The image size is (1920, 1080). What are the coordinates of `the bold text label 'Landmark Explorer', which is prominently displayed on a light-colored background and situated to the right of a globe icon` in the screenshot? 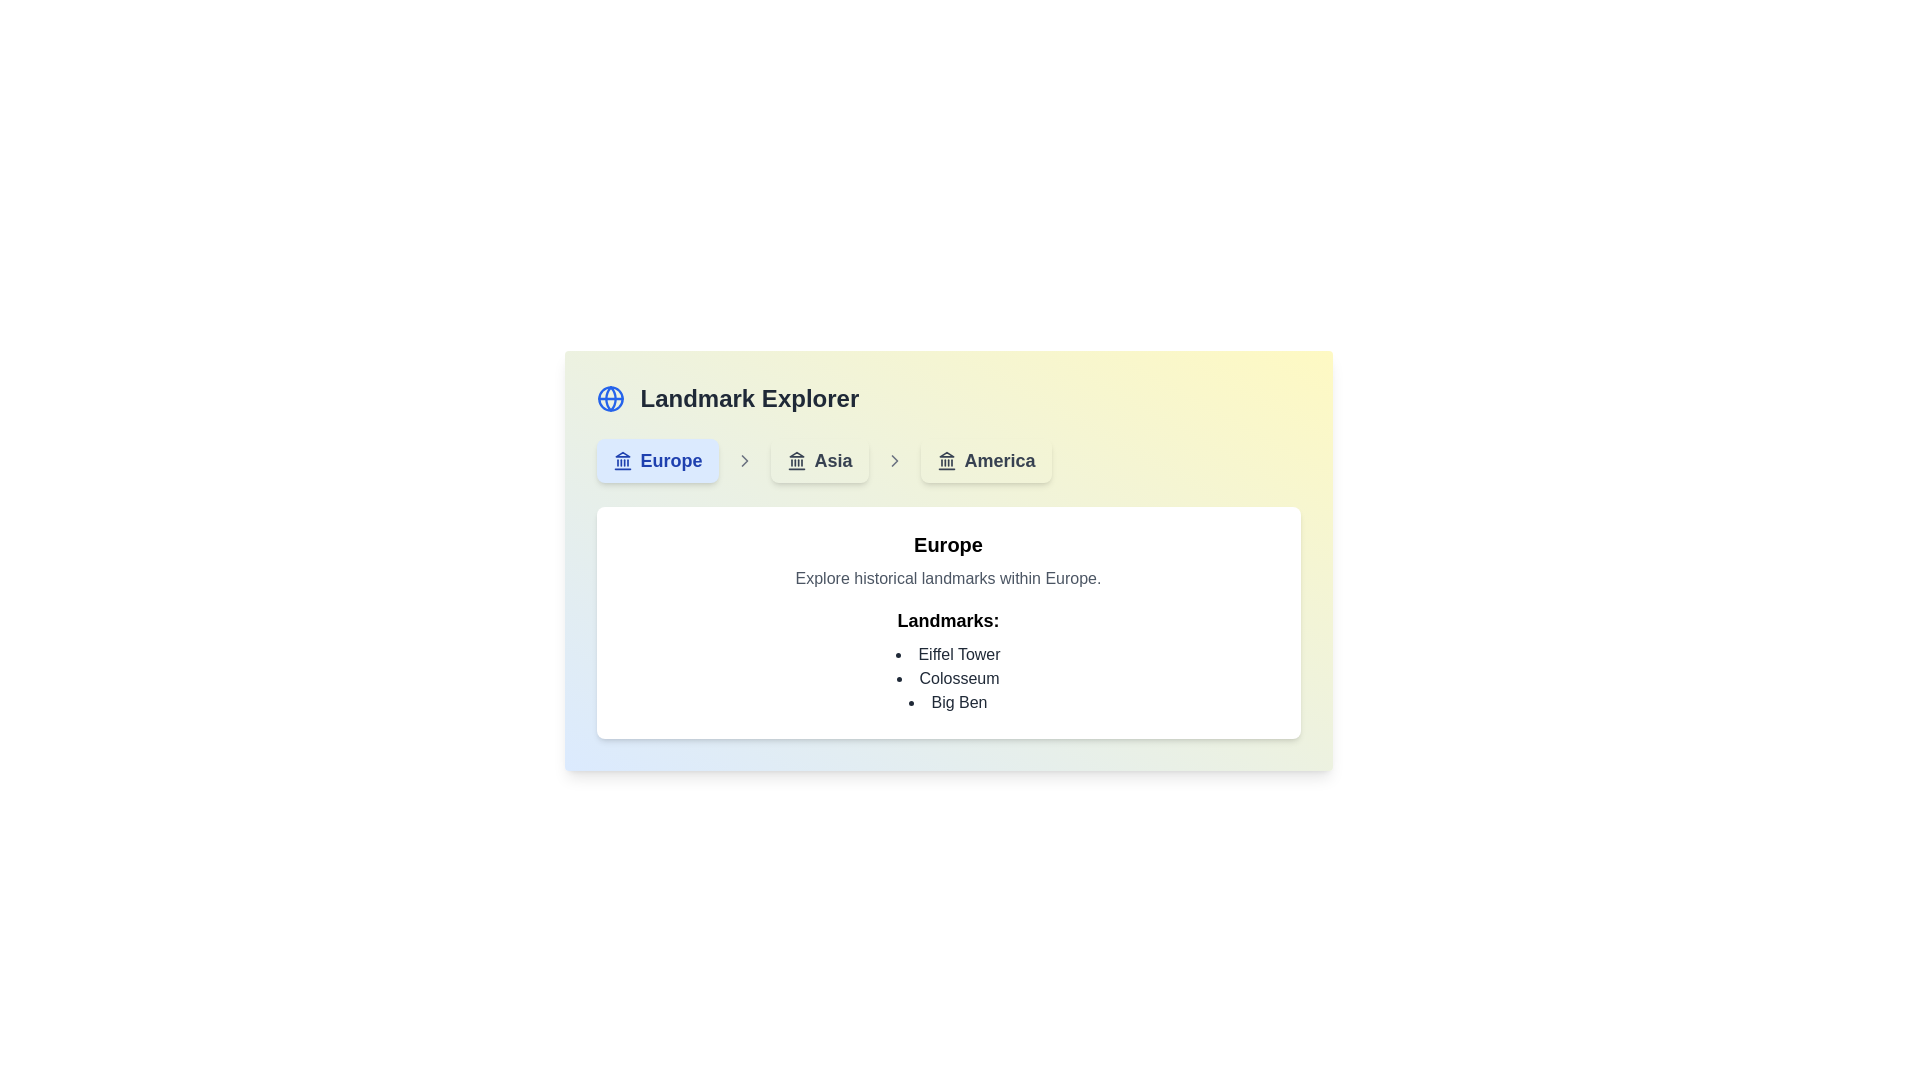 It's located at (748, 398).